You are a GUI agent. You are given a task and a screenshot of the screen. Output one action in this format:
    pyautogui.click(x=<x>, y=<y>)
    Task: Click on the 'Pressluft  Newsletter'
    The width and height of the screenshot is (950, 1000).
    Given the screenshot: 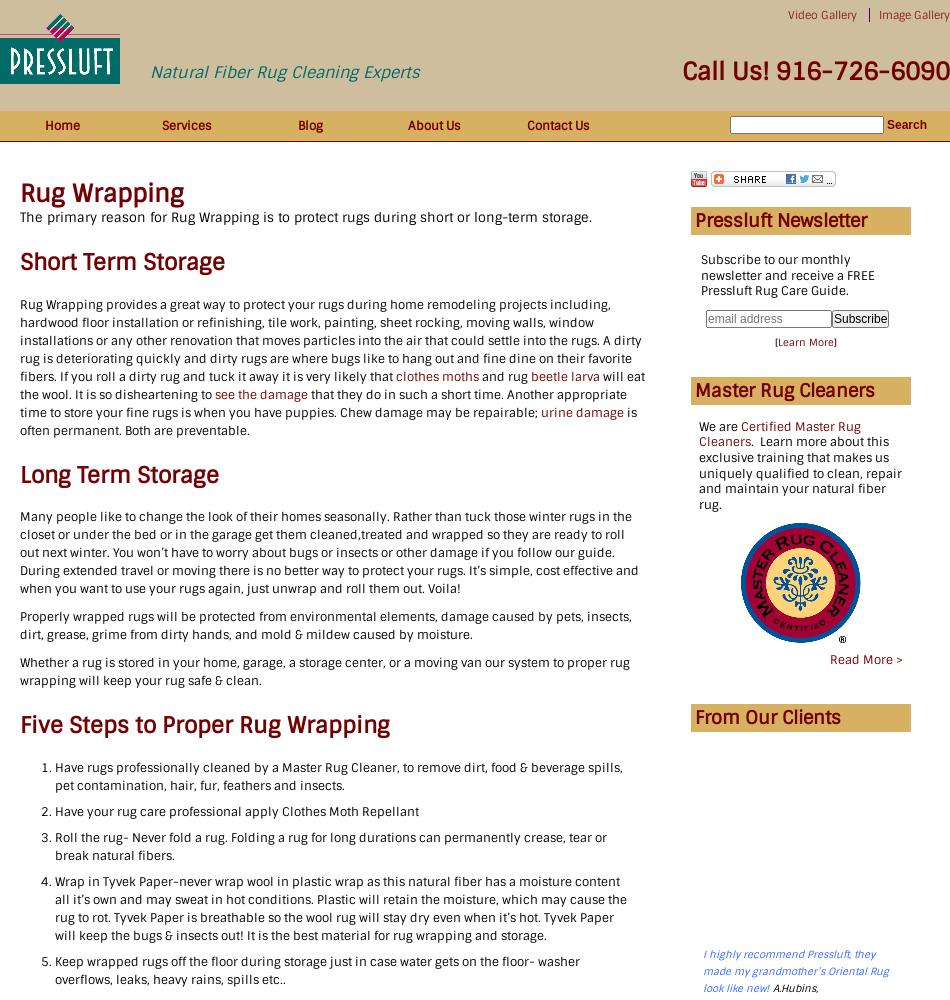 What is the action you would take?
    pyautogui.click(x=779, y=219)
    